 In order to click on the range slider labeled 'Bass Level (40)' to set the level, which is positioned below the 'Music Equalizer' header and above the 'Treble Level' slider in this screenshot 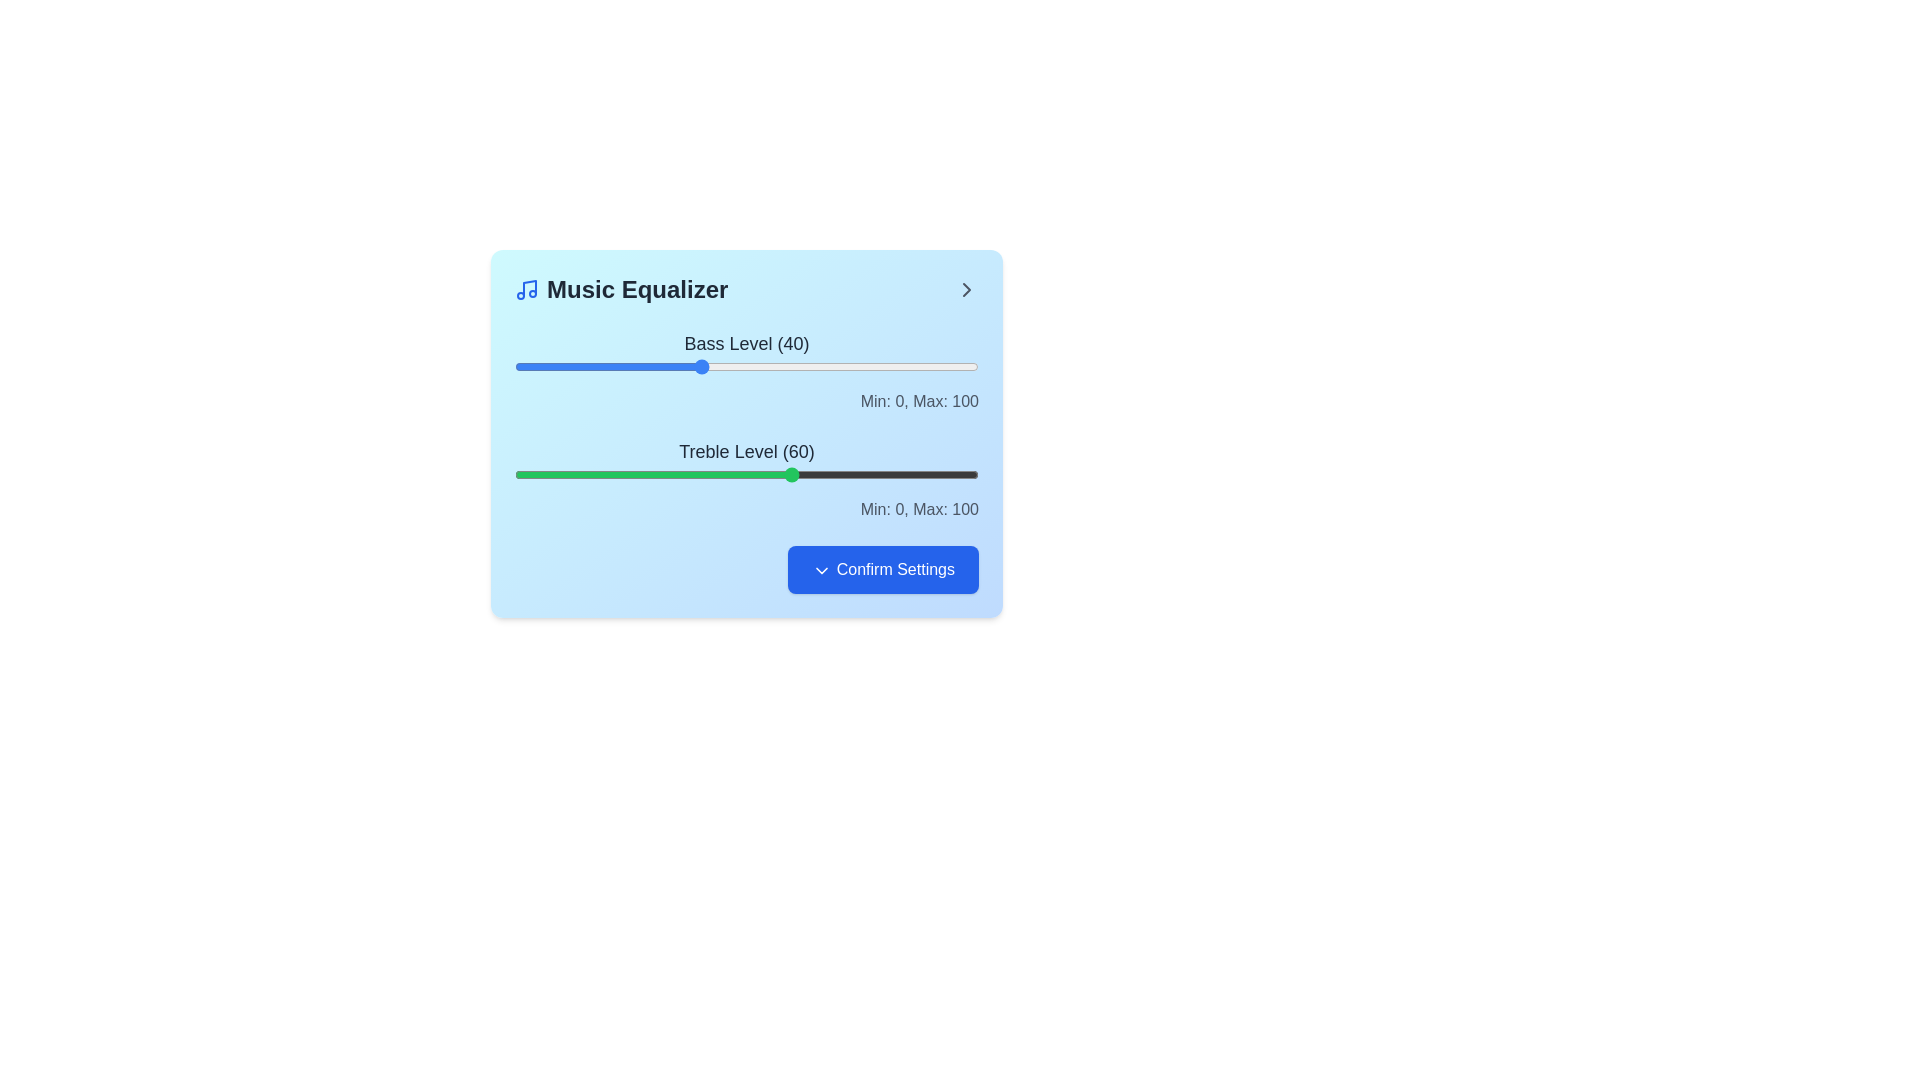, I will do `click(746, 371)`.